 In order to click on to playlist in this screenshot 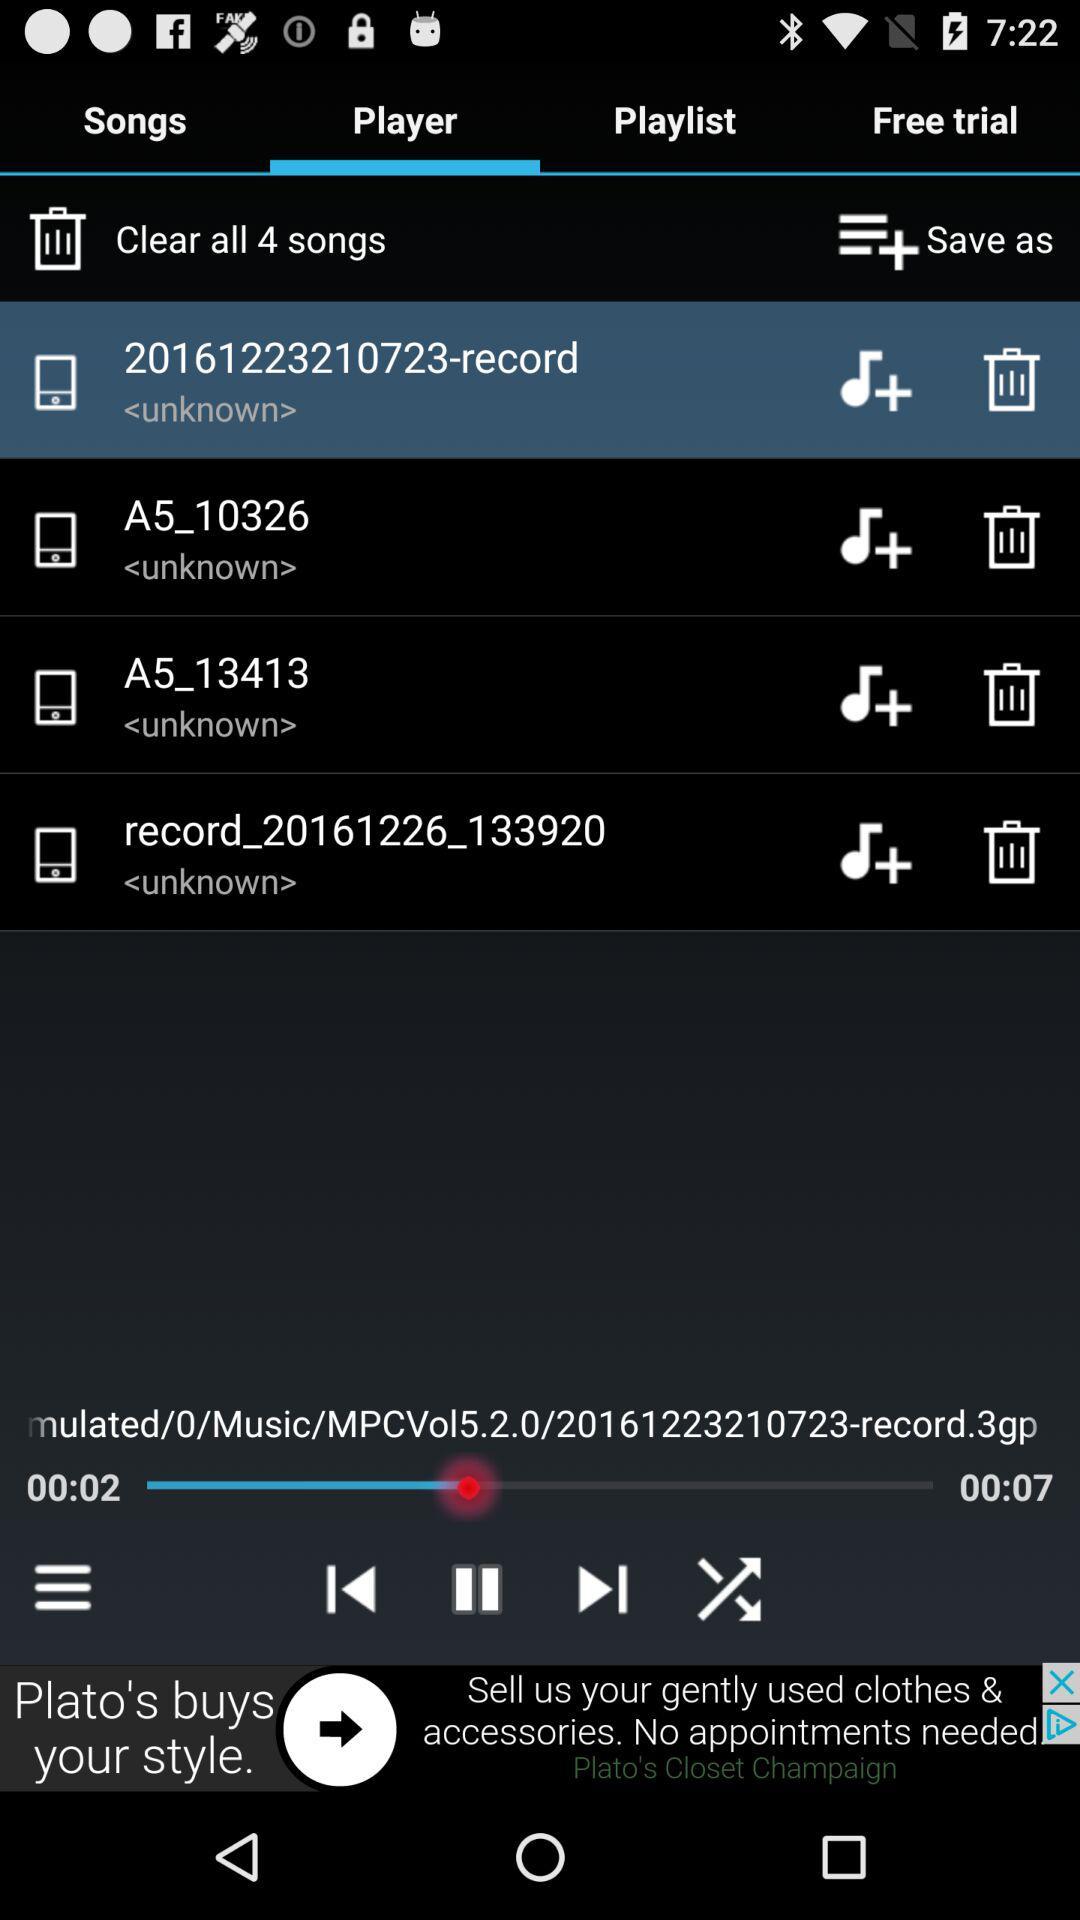, I will do `click(890, 537)`.